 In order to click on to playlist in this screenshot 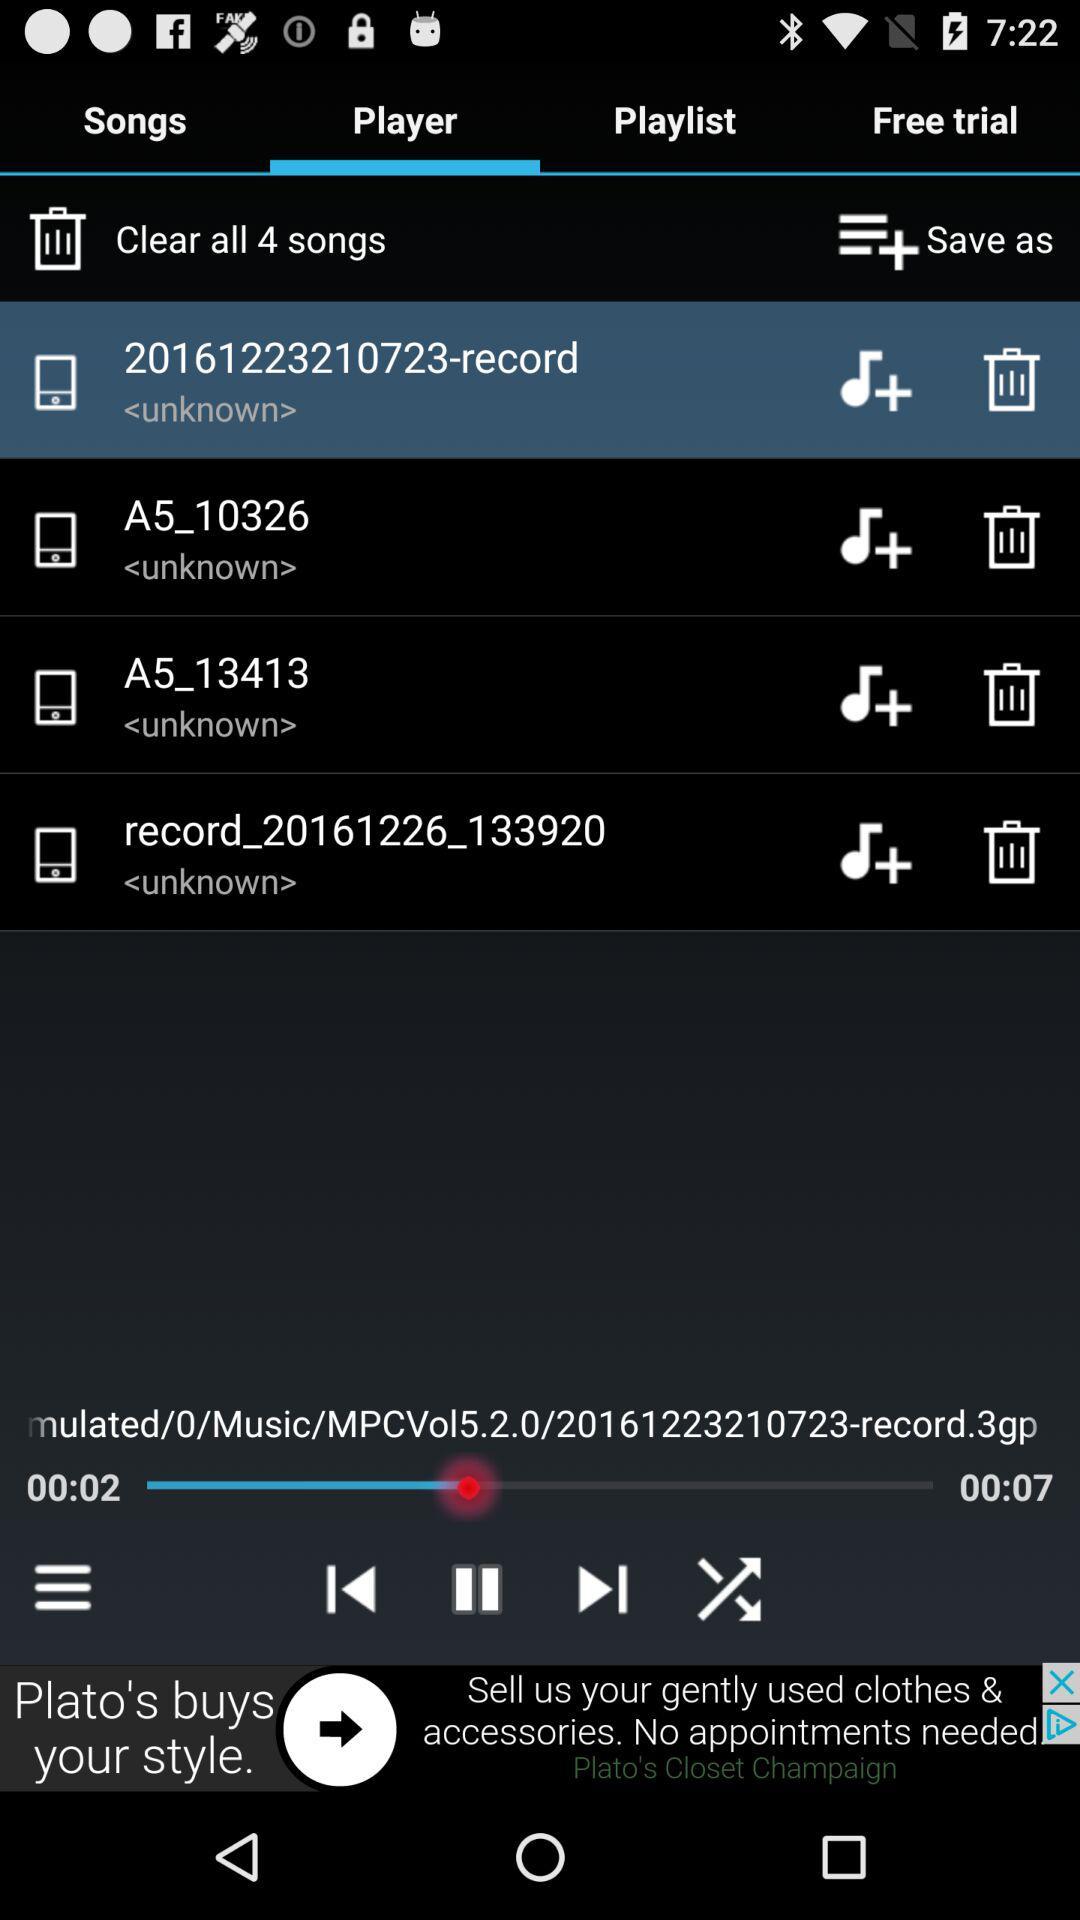, I will do `click(890, 537)`.